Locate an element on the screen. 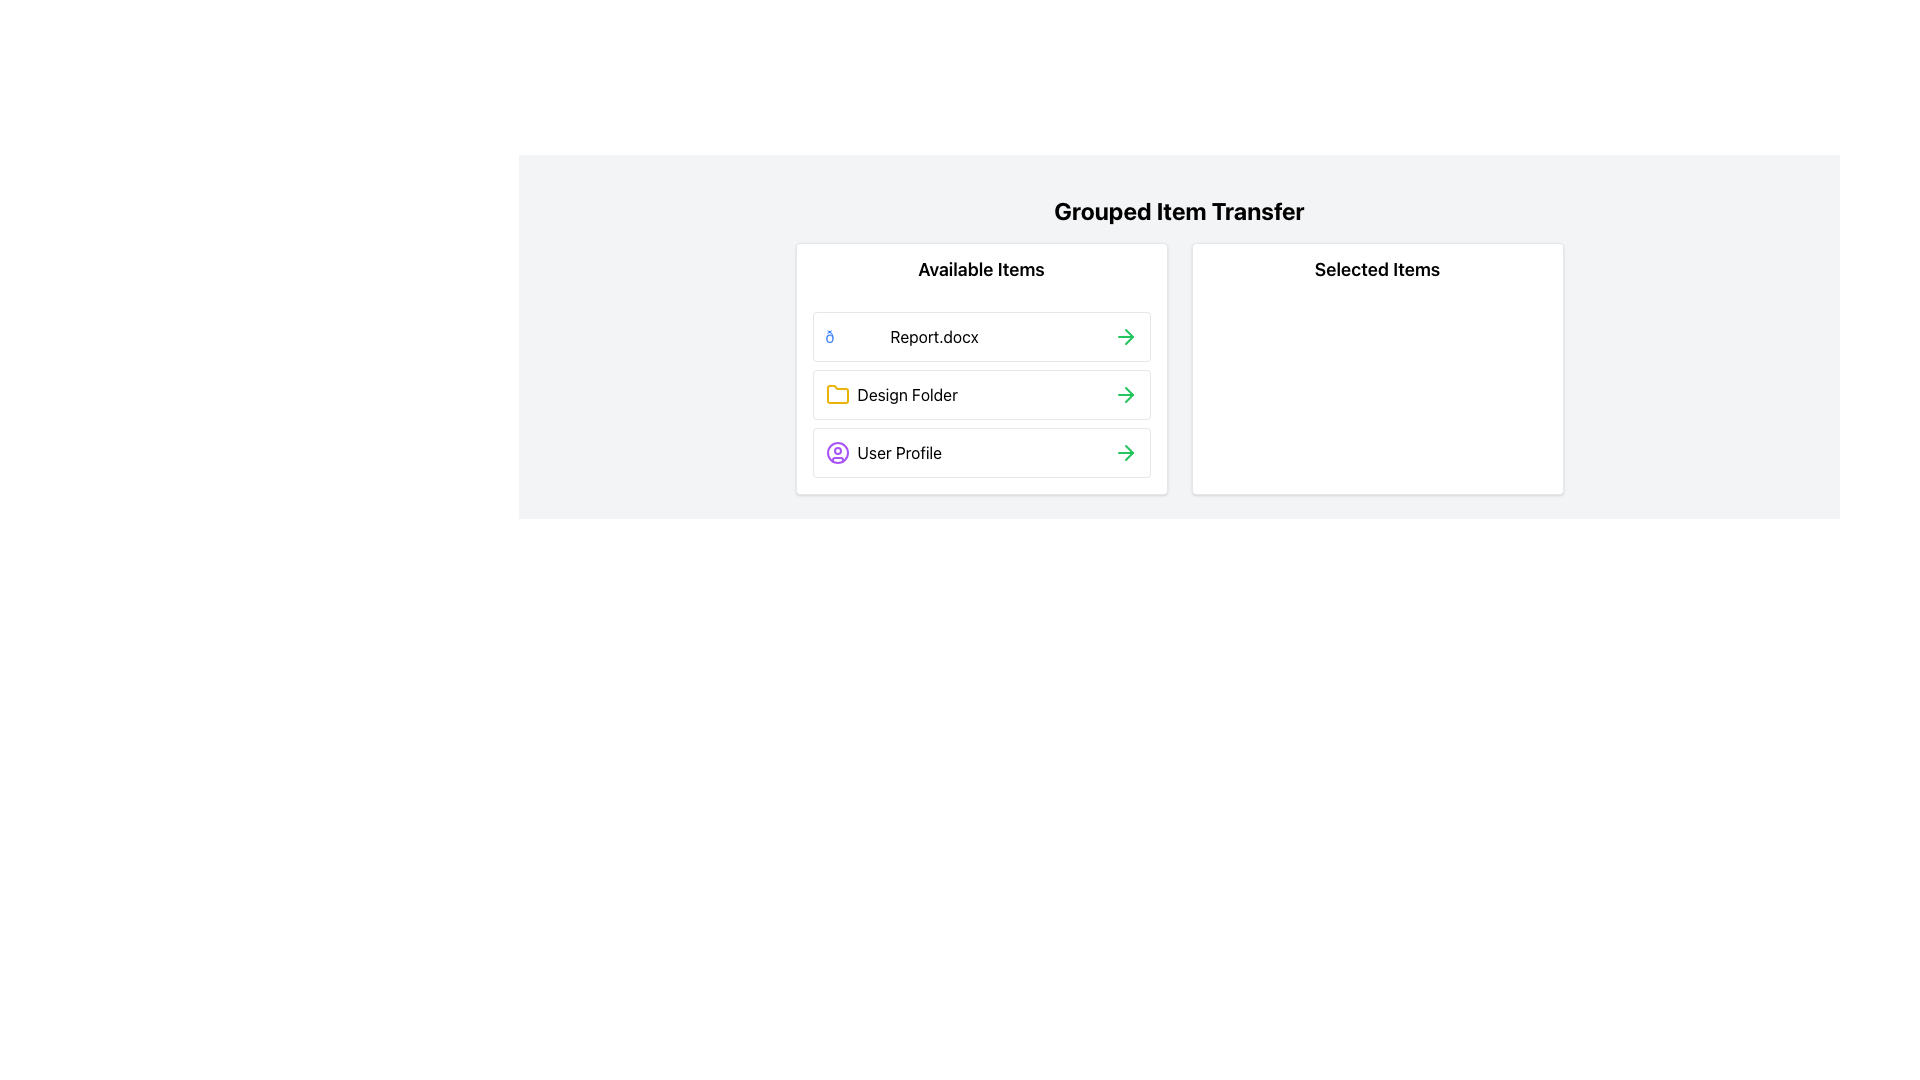 Image resolution: width=1920 pixels, height=1080 pixels. the 'Design Folder' list item, which is the second item is located at coordinates (890, 394).